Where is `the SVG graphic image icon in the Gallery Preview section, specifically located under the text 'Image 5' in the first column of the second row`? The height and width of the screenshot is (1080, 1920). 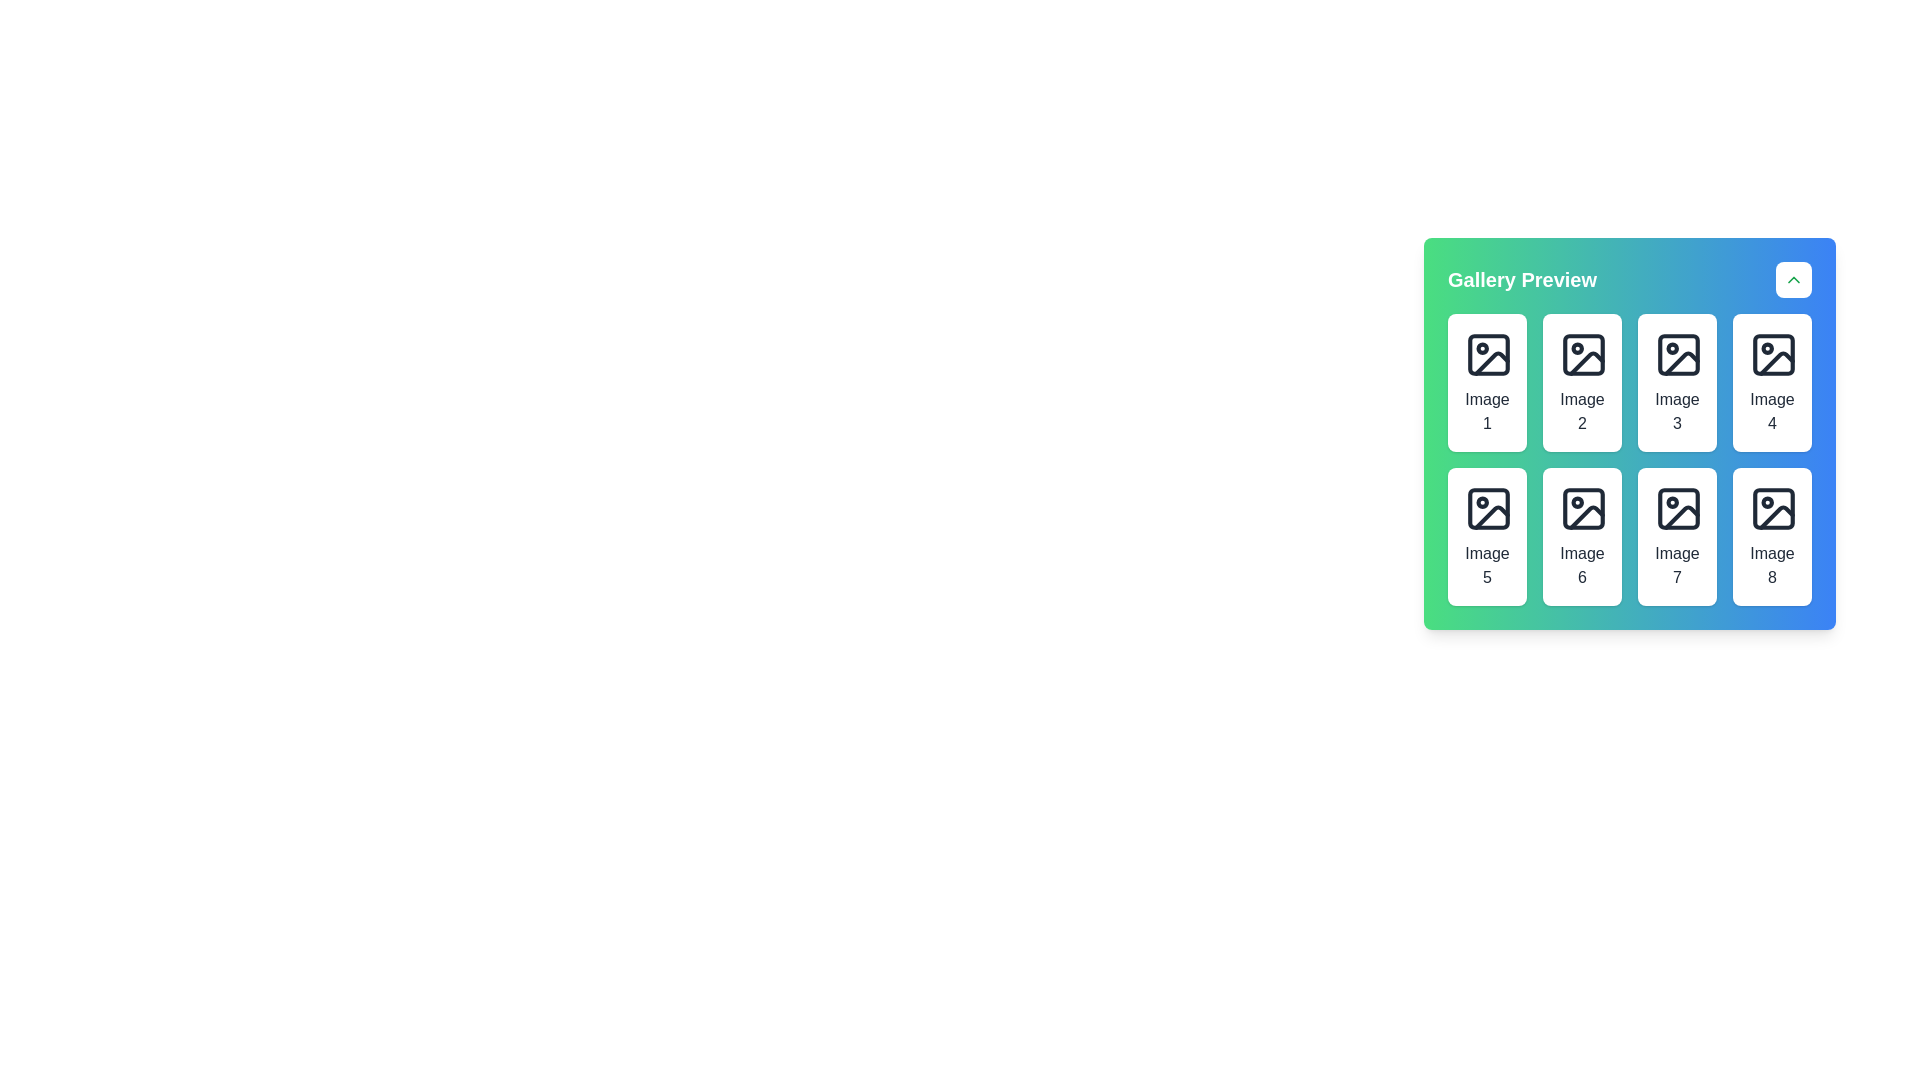 the SVG graphic image icon in the Gallery Preview section, specifically located under the text 'Image 5' in the first column of the second row is located at coordinates (1488, 508).